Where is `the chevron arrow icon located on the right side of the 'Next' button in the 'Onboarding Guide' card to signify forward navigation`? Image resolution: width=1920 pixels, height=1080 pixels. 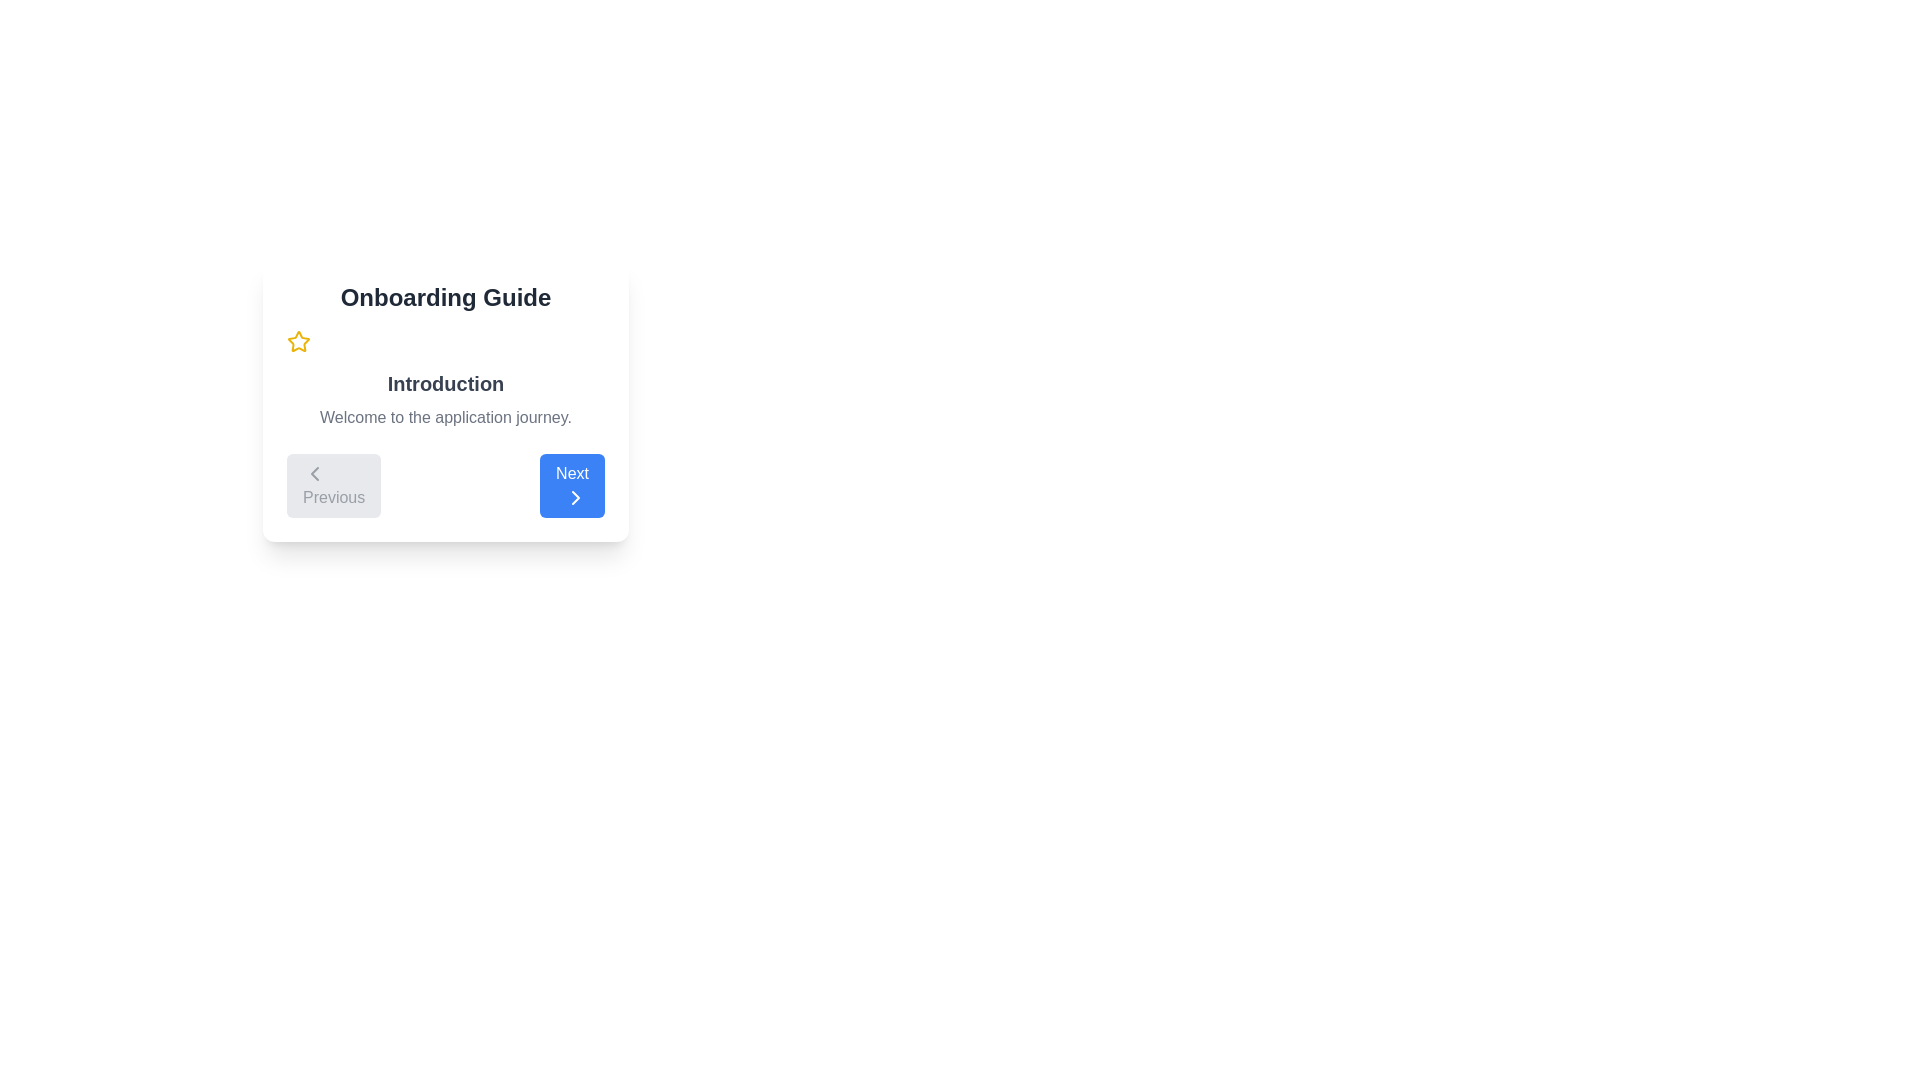 the chevron arrow icon located on the right side of the 'Next' button in the 'Onboarding Guide' card to signify forward navigation is located at coordinates (575, 496).